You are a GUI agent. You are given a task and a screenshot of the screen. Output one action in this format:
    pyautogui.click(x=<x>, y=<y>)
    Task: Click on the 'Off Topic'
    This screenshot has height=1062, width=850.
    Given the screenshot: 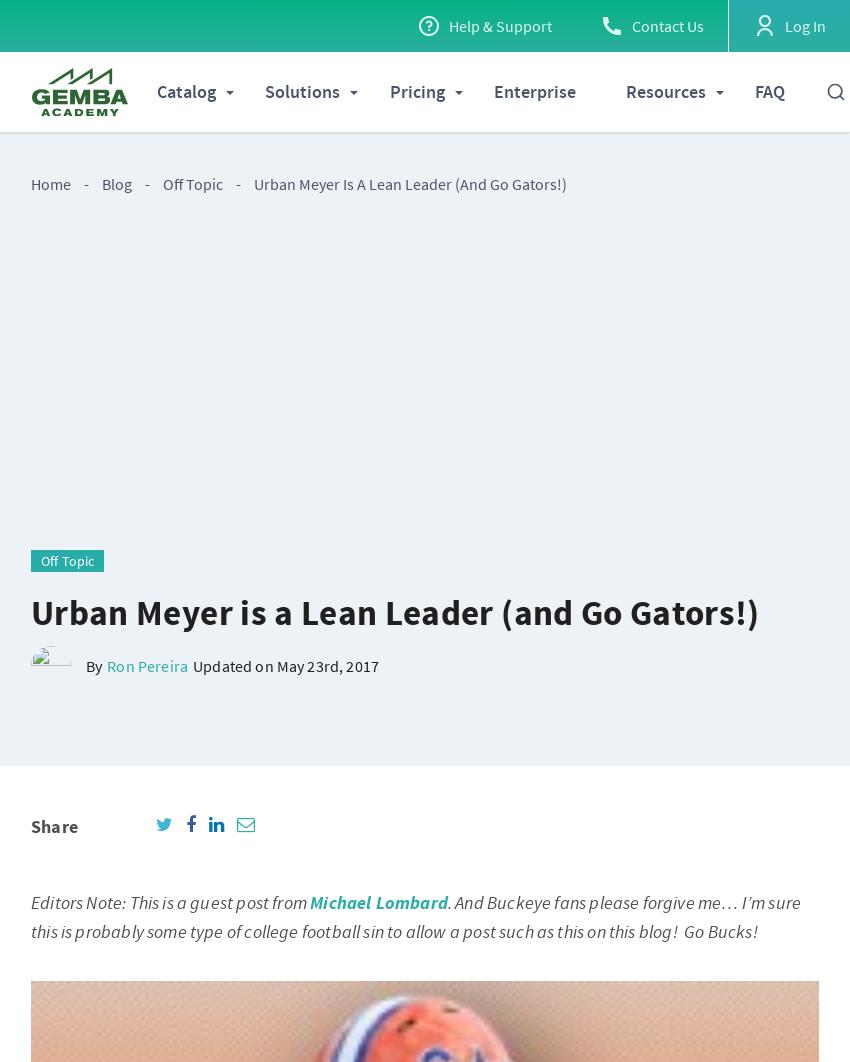 What is the action you would take?
    pyautogui.click(x=192, y=184)
    